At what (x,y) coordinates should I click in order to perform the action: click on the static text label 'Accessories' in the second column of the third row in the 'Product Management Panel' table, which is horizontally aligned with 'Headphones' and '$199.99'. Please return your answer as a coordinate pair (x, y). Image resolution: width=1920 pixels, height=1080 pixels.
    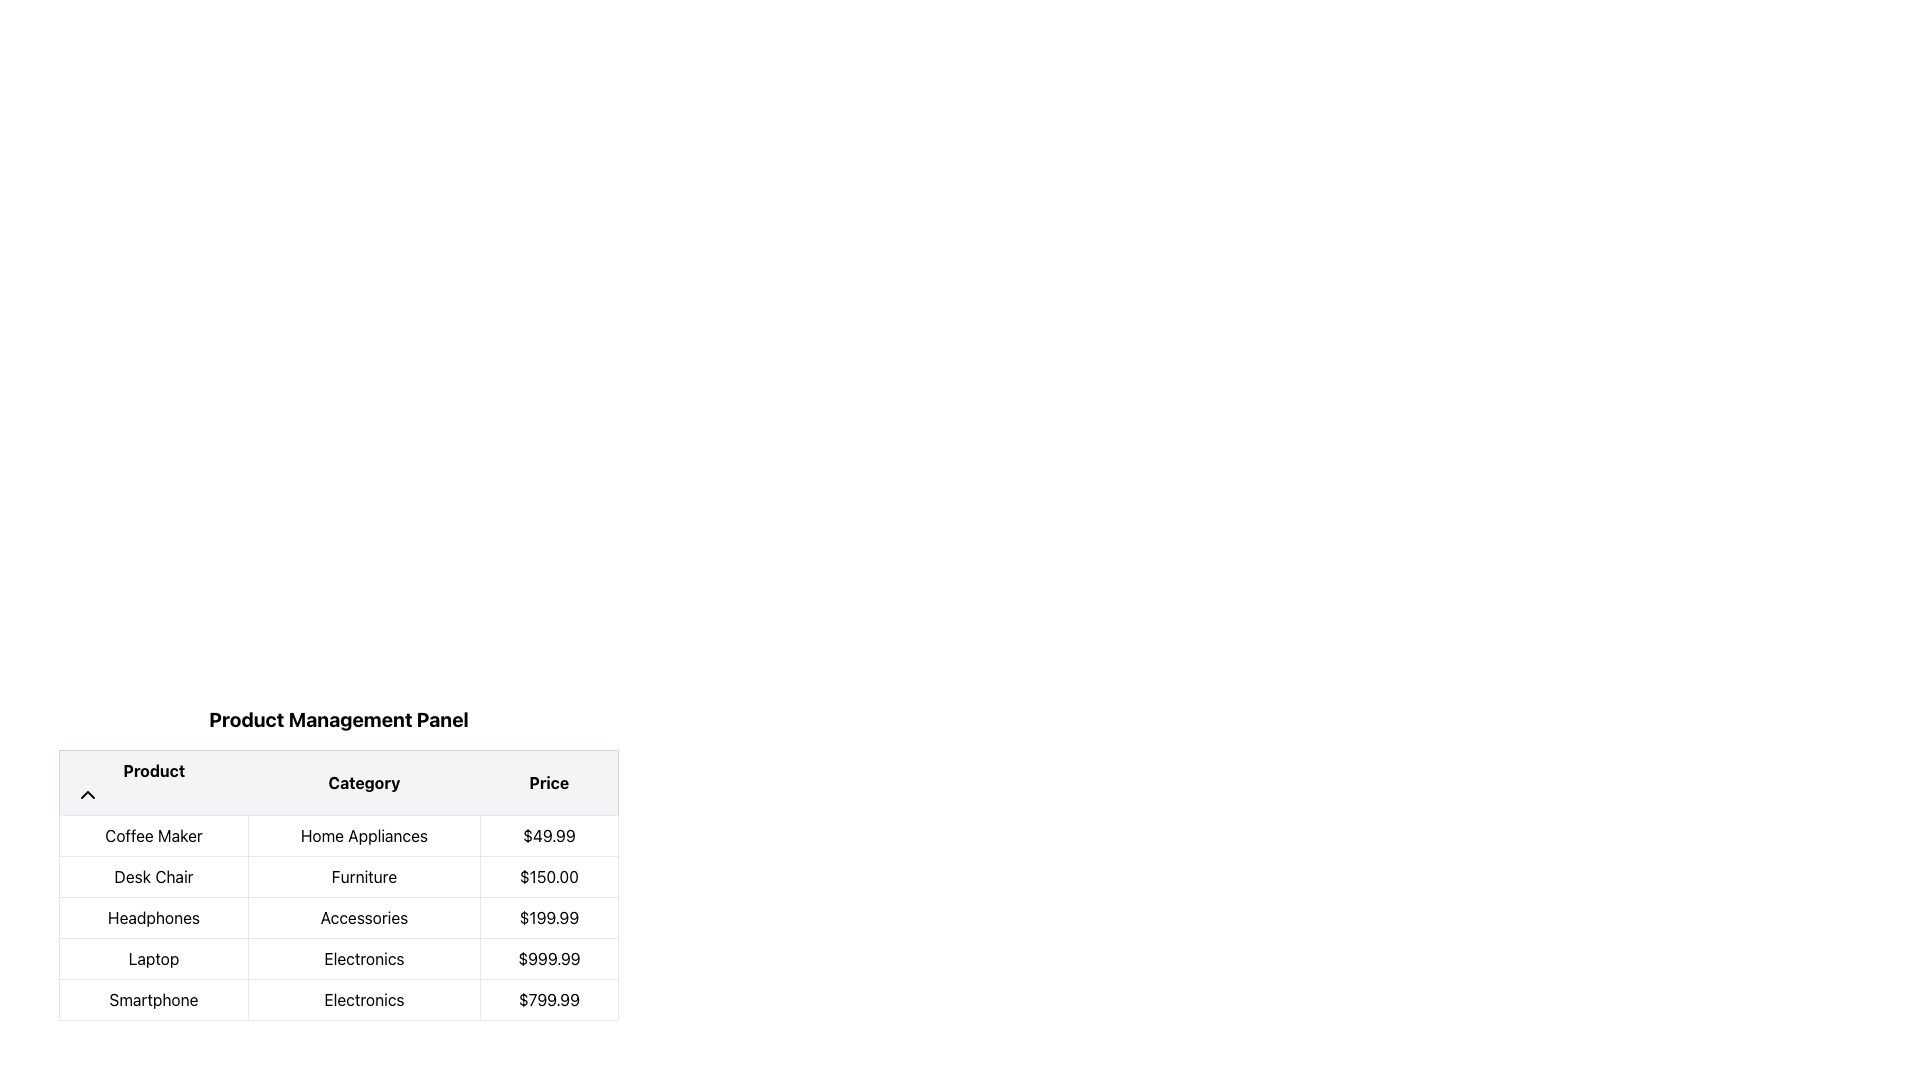
    Looking at the image, I should click on (339, 918).